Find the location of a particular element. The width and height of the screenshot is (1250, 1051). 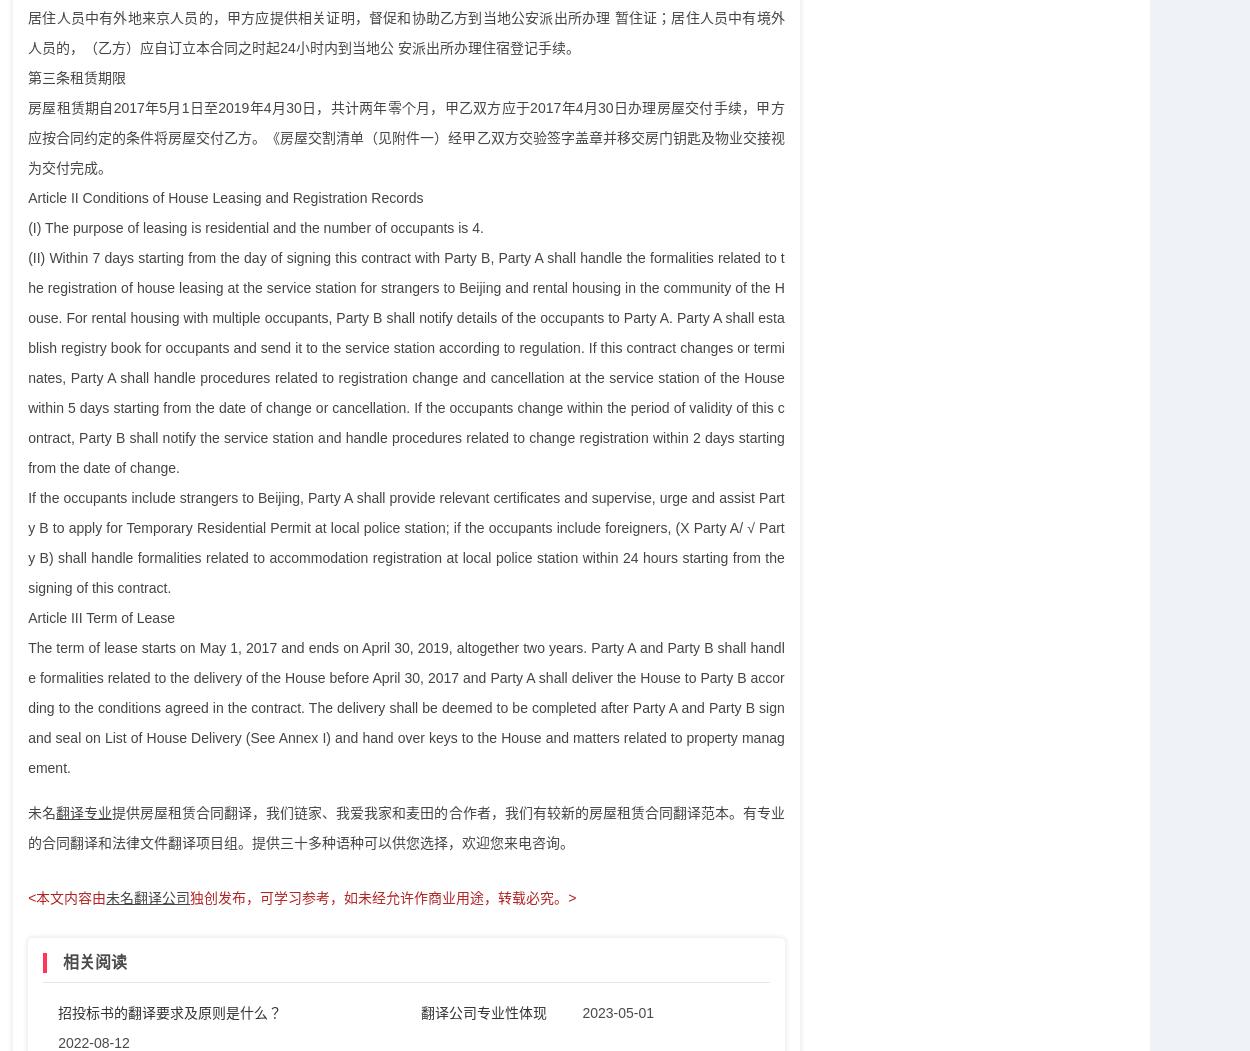

'2023-05-01' is located at coordinates (617, 1011).